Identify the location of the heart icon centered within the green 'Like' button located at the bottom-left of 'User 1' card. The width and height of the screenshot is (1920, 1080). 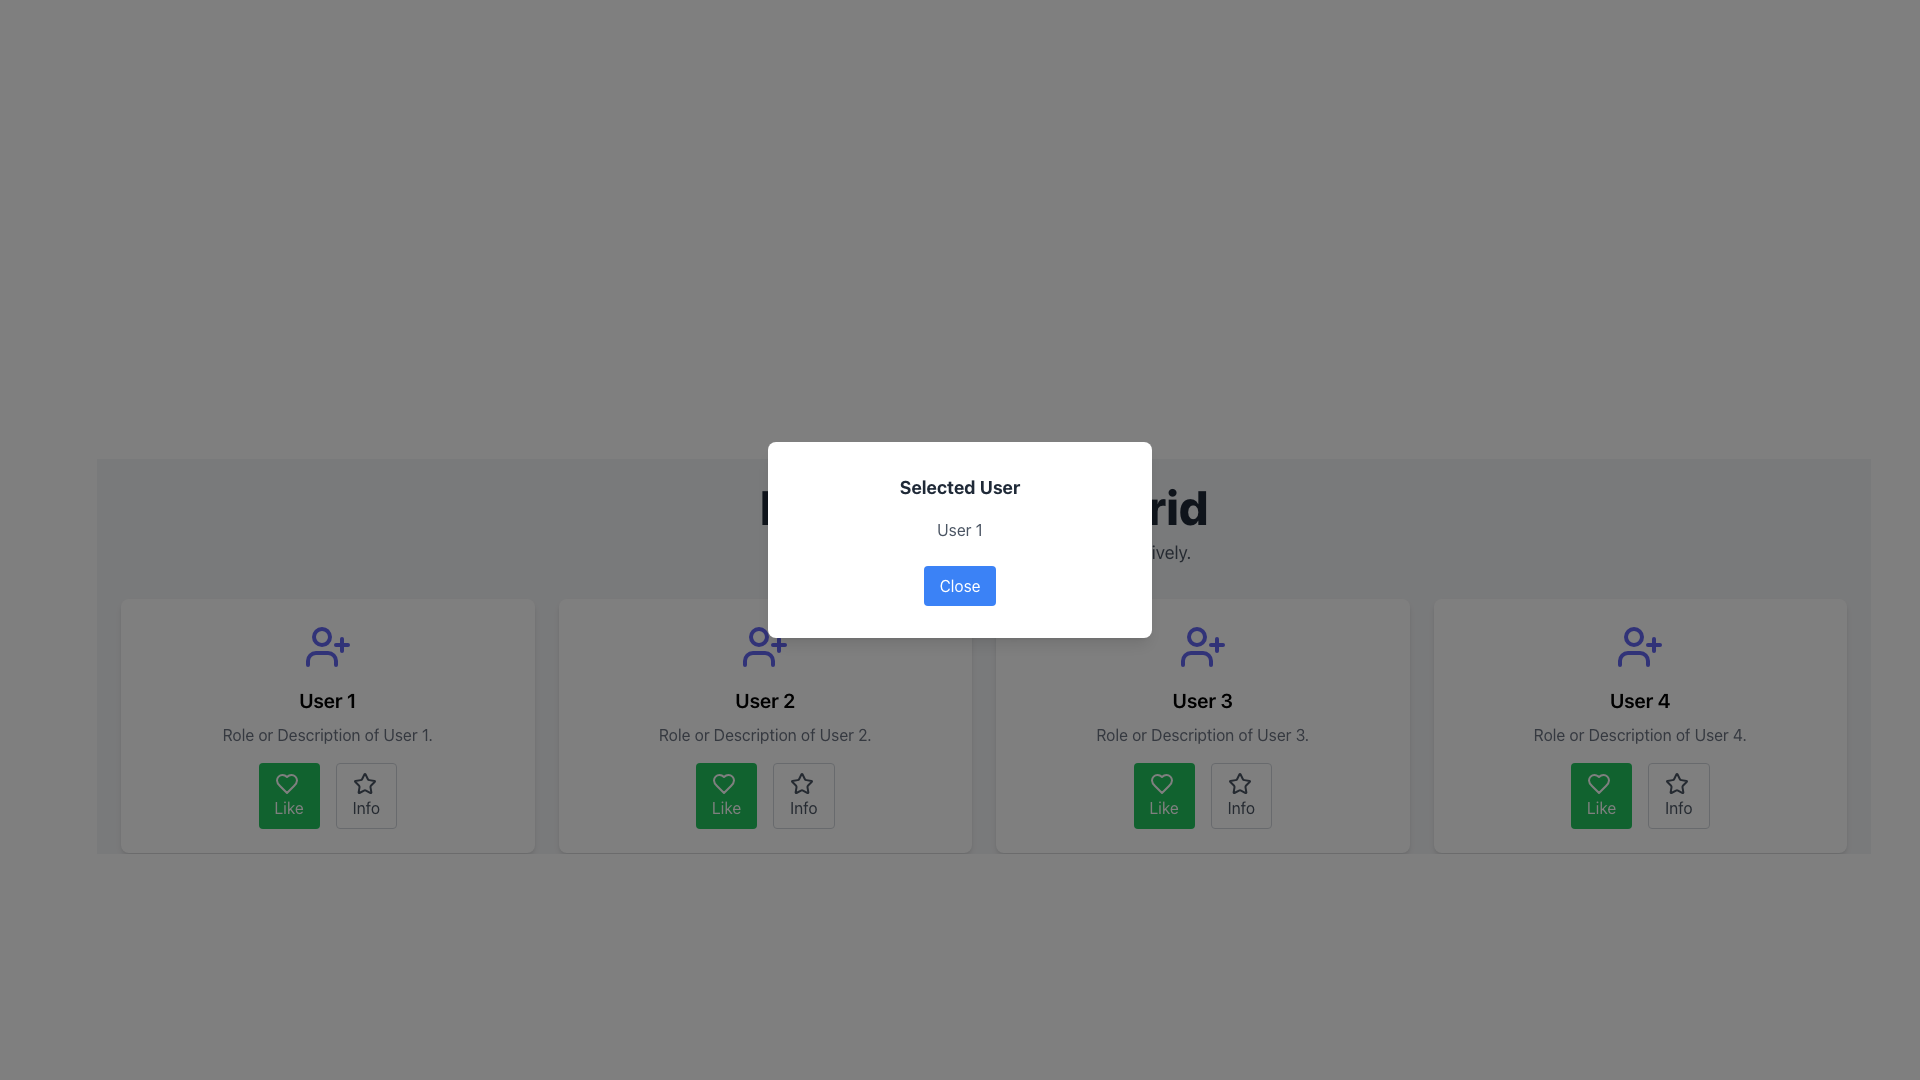
(285, 782).